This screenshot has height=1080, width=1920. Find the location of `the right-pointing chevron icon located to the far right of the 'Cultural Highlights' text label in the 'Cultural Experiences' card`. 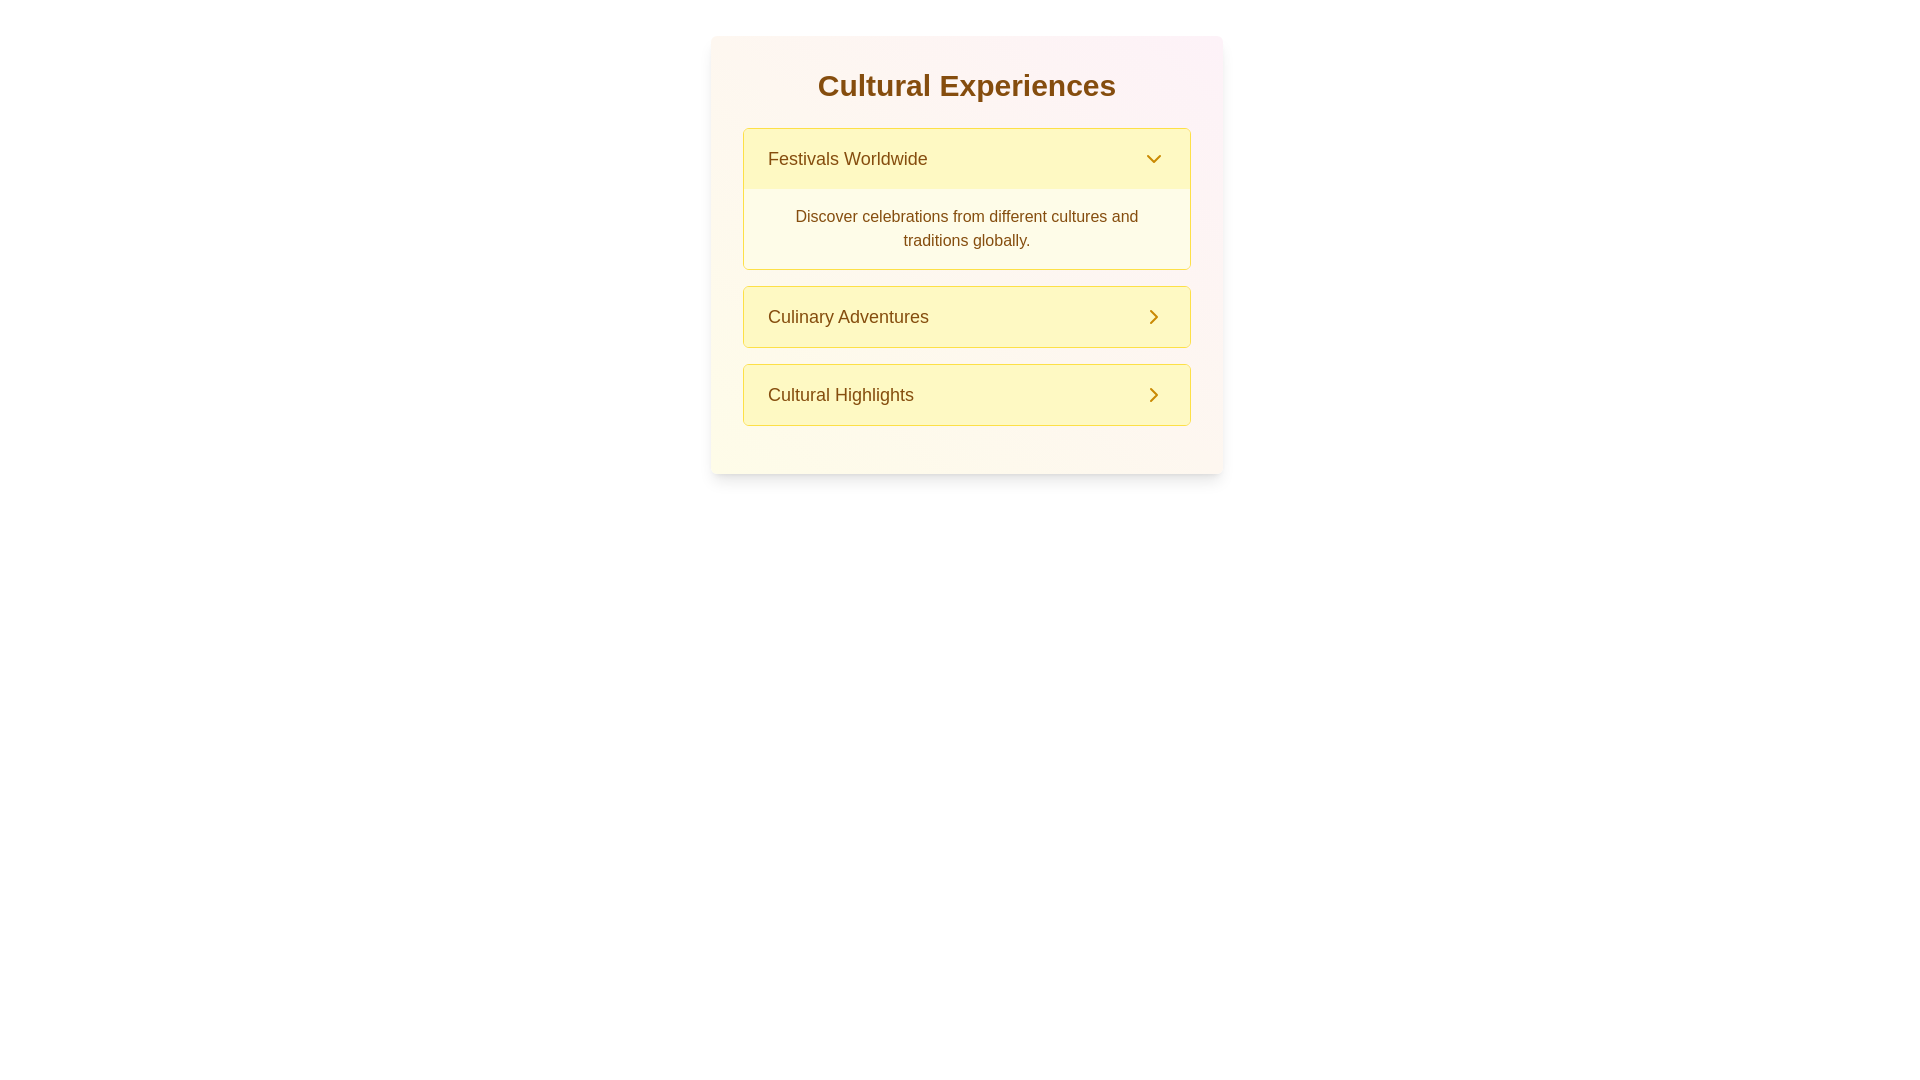

the right-pointing chevron icon located to the far right of the 'Cultural Highlights' text label in the 'Cultural Experiences' card is located at coordinates (1153, 394).